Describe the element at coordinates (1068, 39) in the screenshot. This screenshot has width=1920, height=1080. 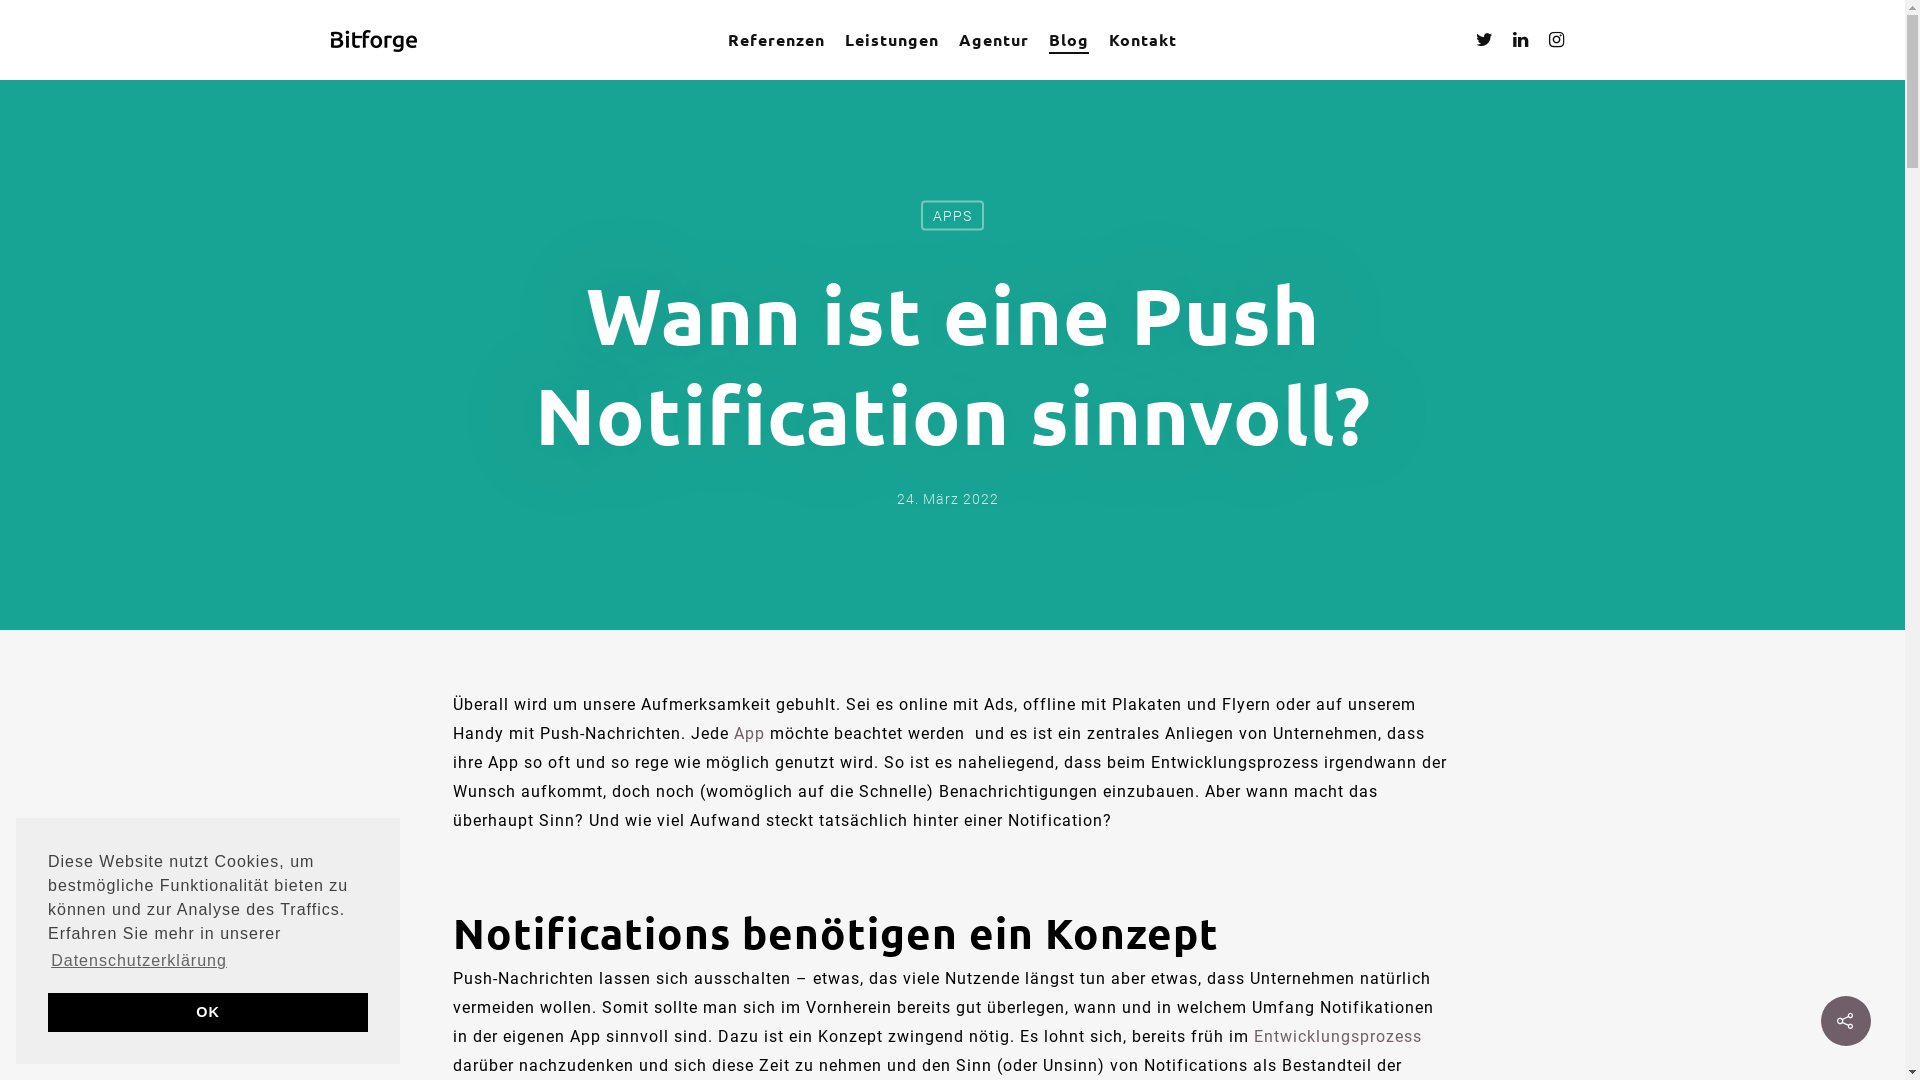
I see `'Blog'` at that location.